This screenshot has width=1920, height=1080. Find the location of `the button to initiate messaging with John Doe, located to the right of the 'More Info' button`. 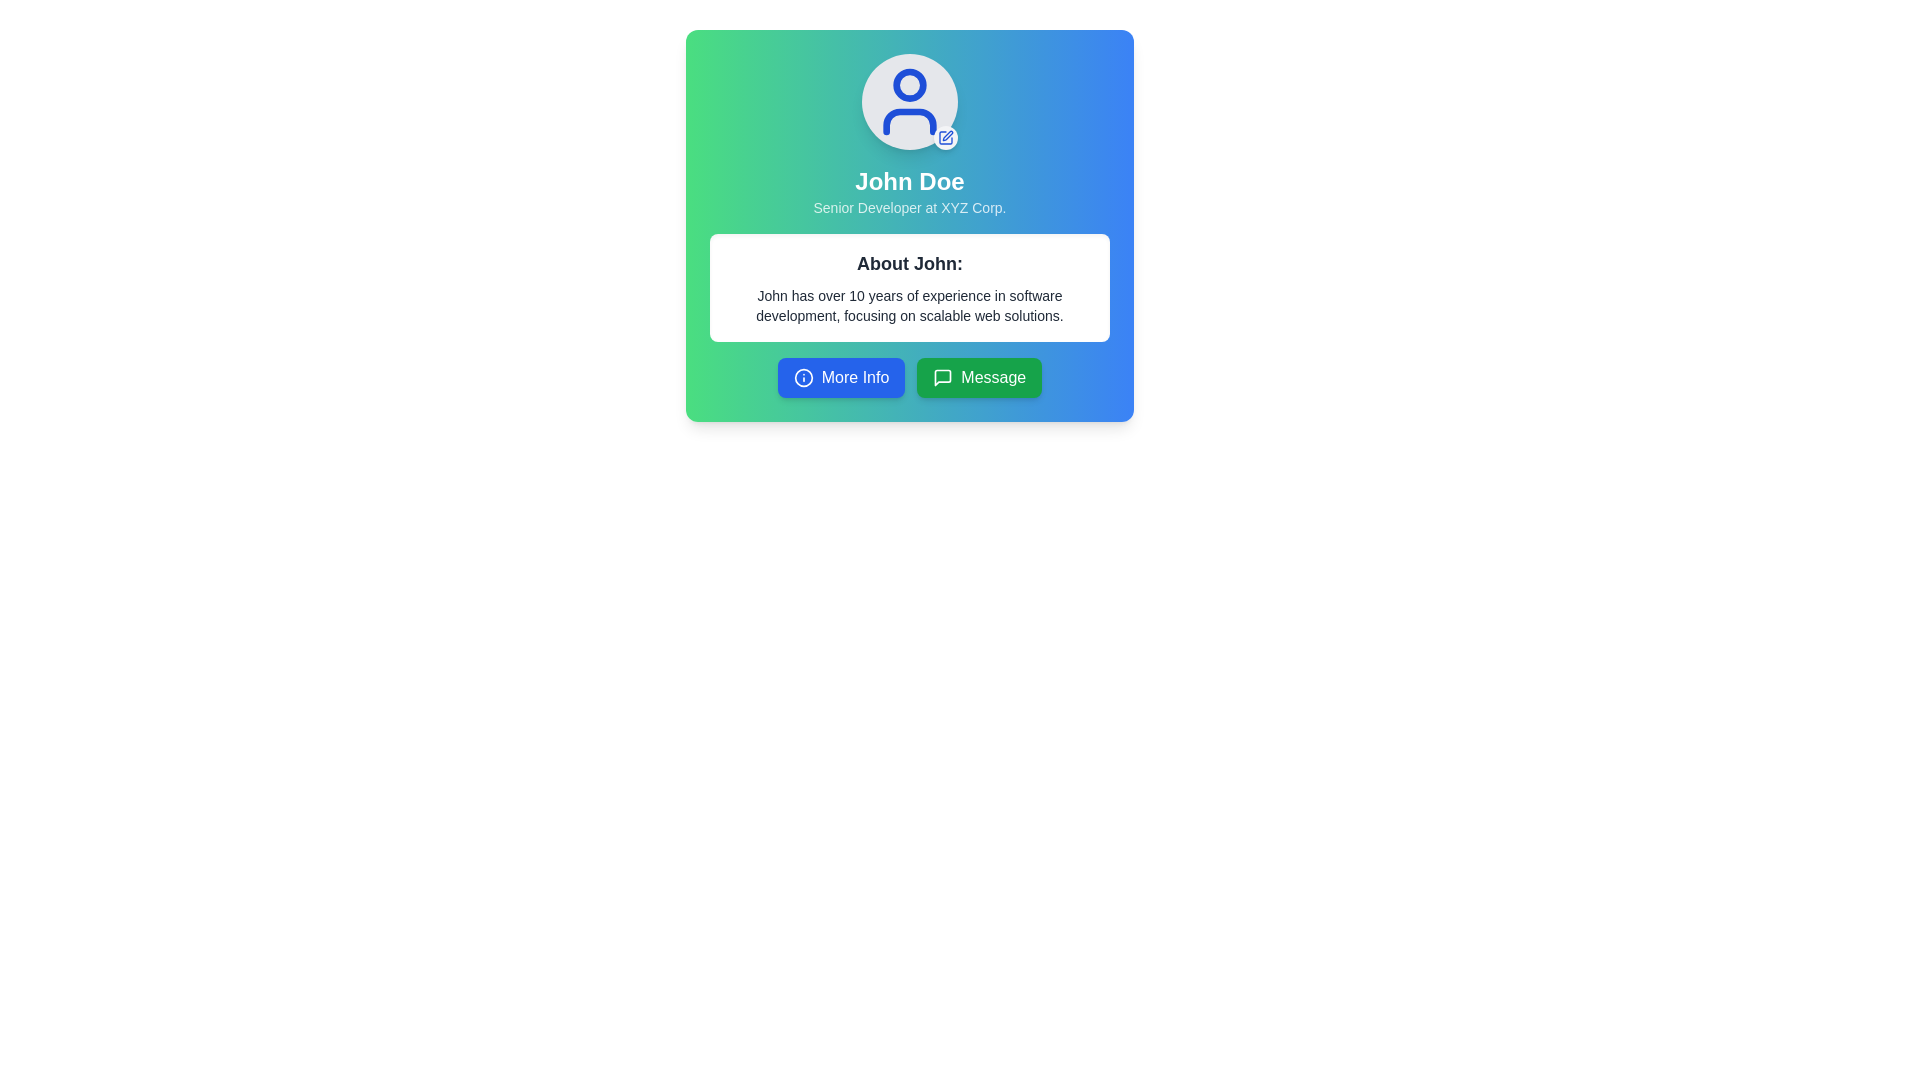

the button to initiate messaging with John Doe, located to the right of the 'More Info' button is located at coordinates (979, 378).